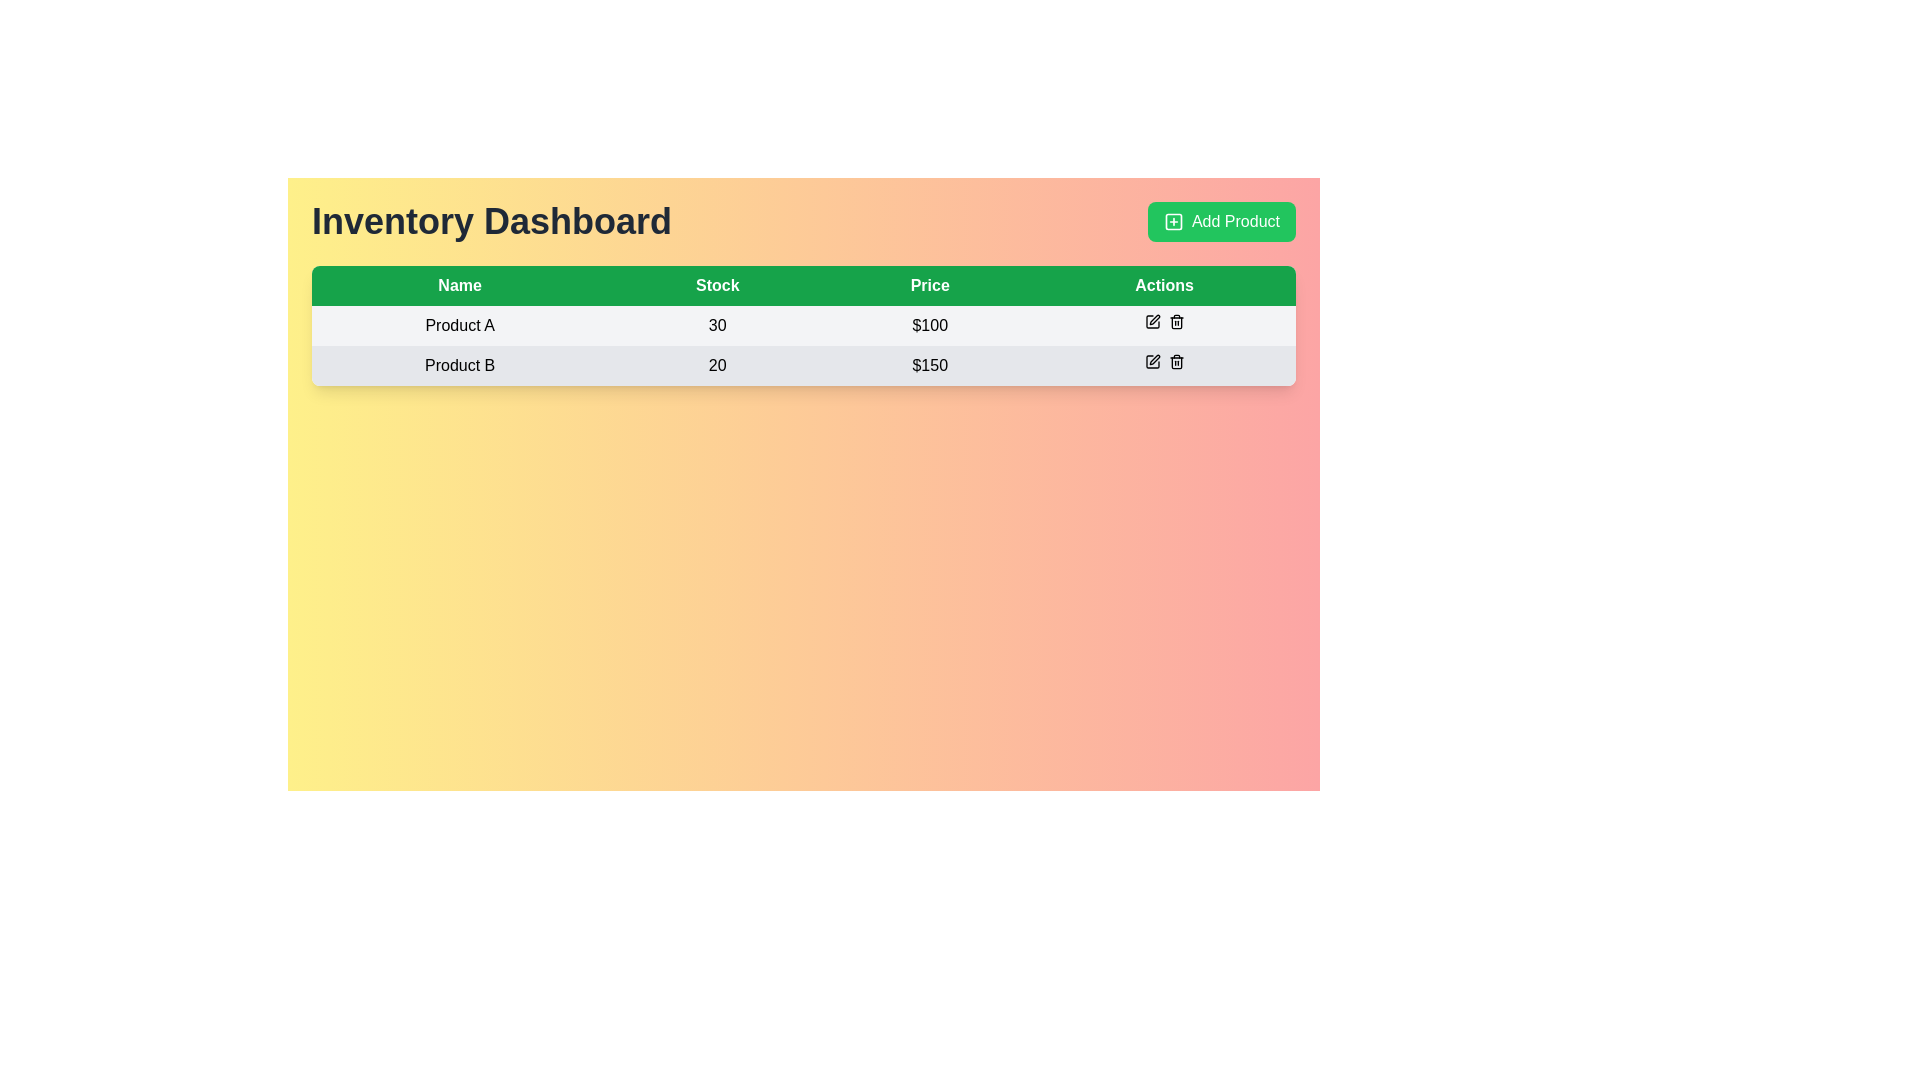 The image size is (1920, 1080). I want to click on the main rectangular portion of the trash can icon located in the 'Actions' column of the second row in the displayed table, so click(1176, 363).